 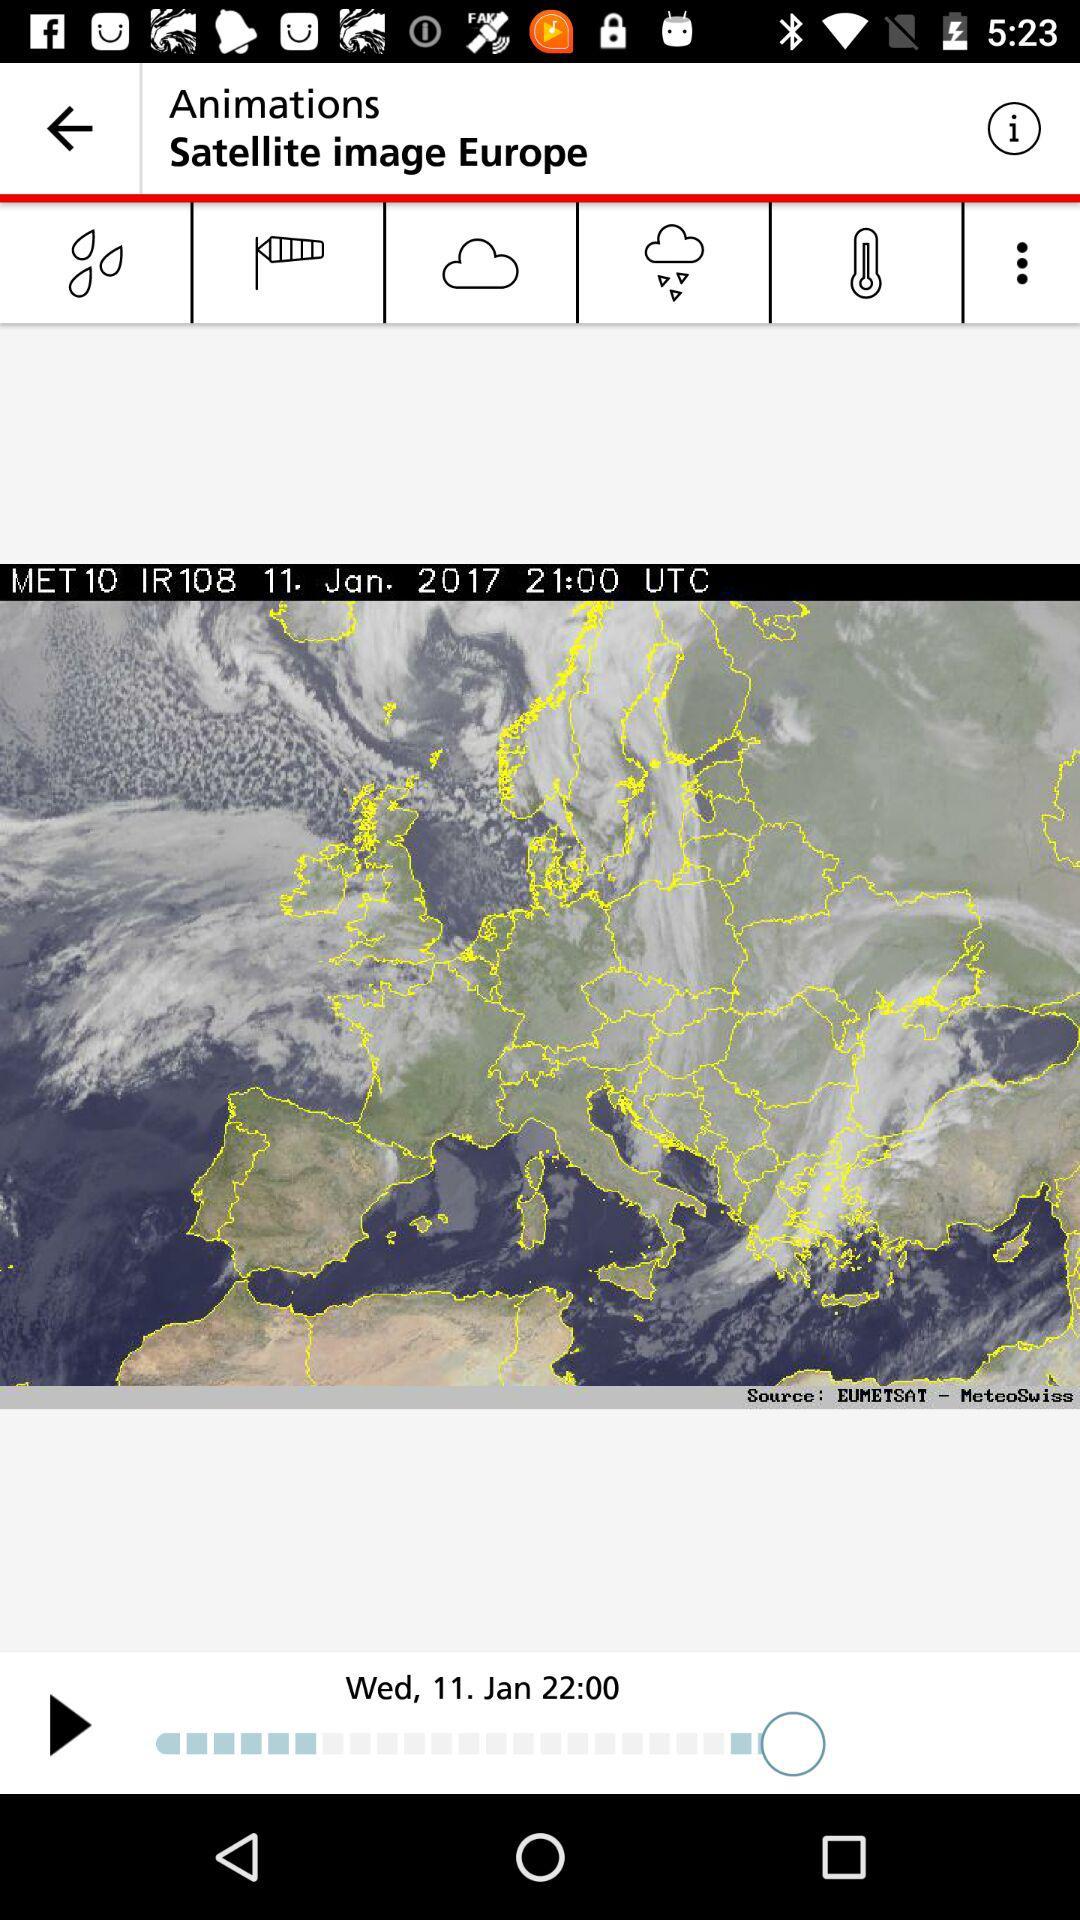 What do you see at coordinates (673, 261) in the screenshot?
I see `the cart icon` at bounding box center [673, 261].